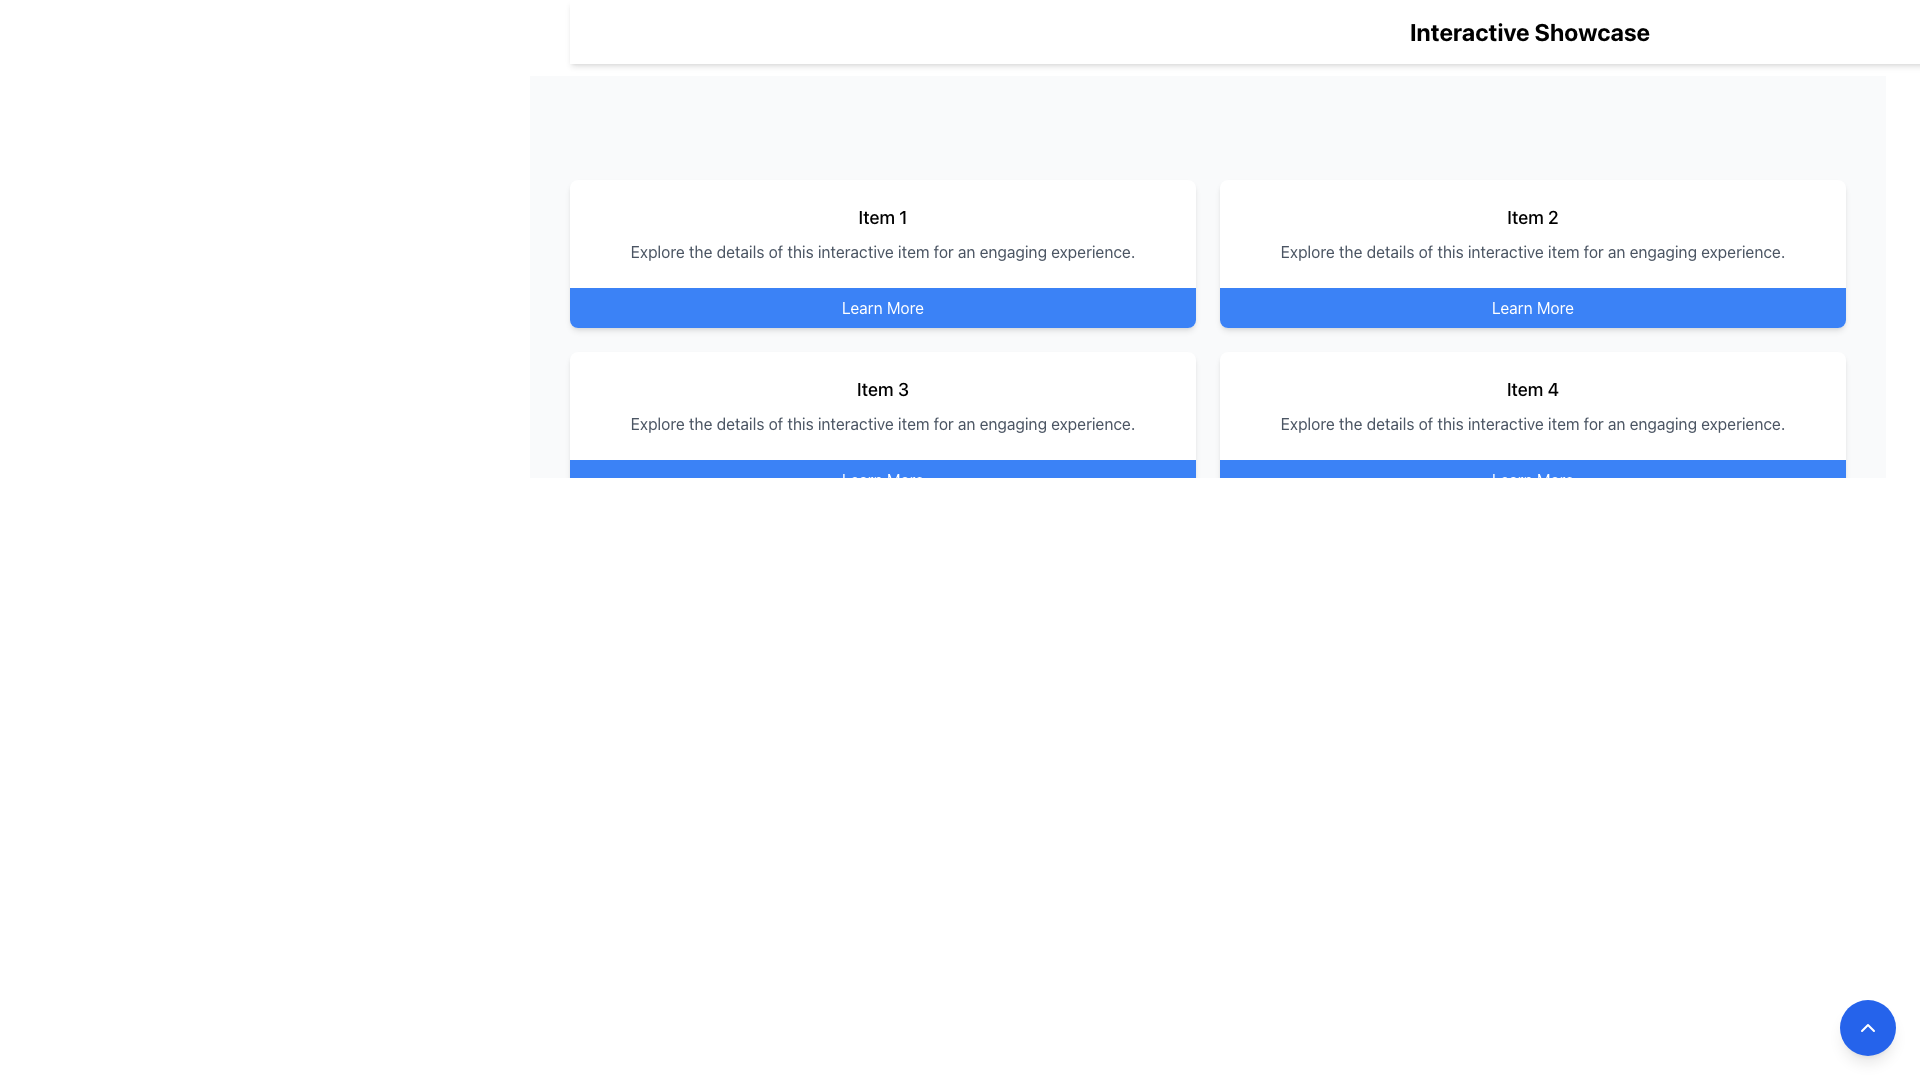 The image size is (1920, 1080). I want to click on the button located at the bottom of the card representing 'Item 3', so click(882, 479).